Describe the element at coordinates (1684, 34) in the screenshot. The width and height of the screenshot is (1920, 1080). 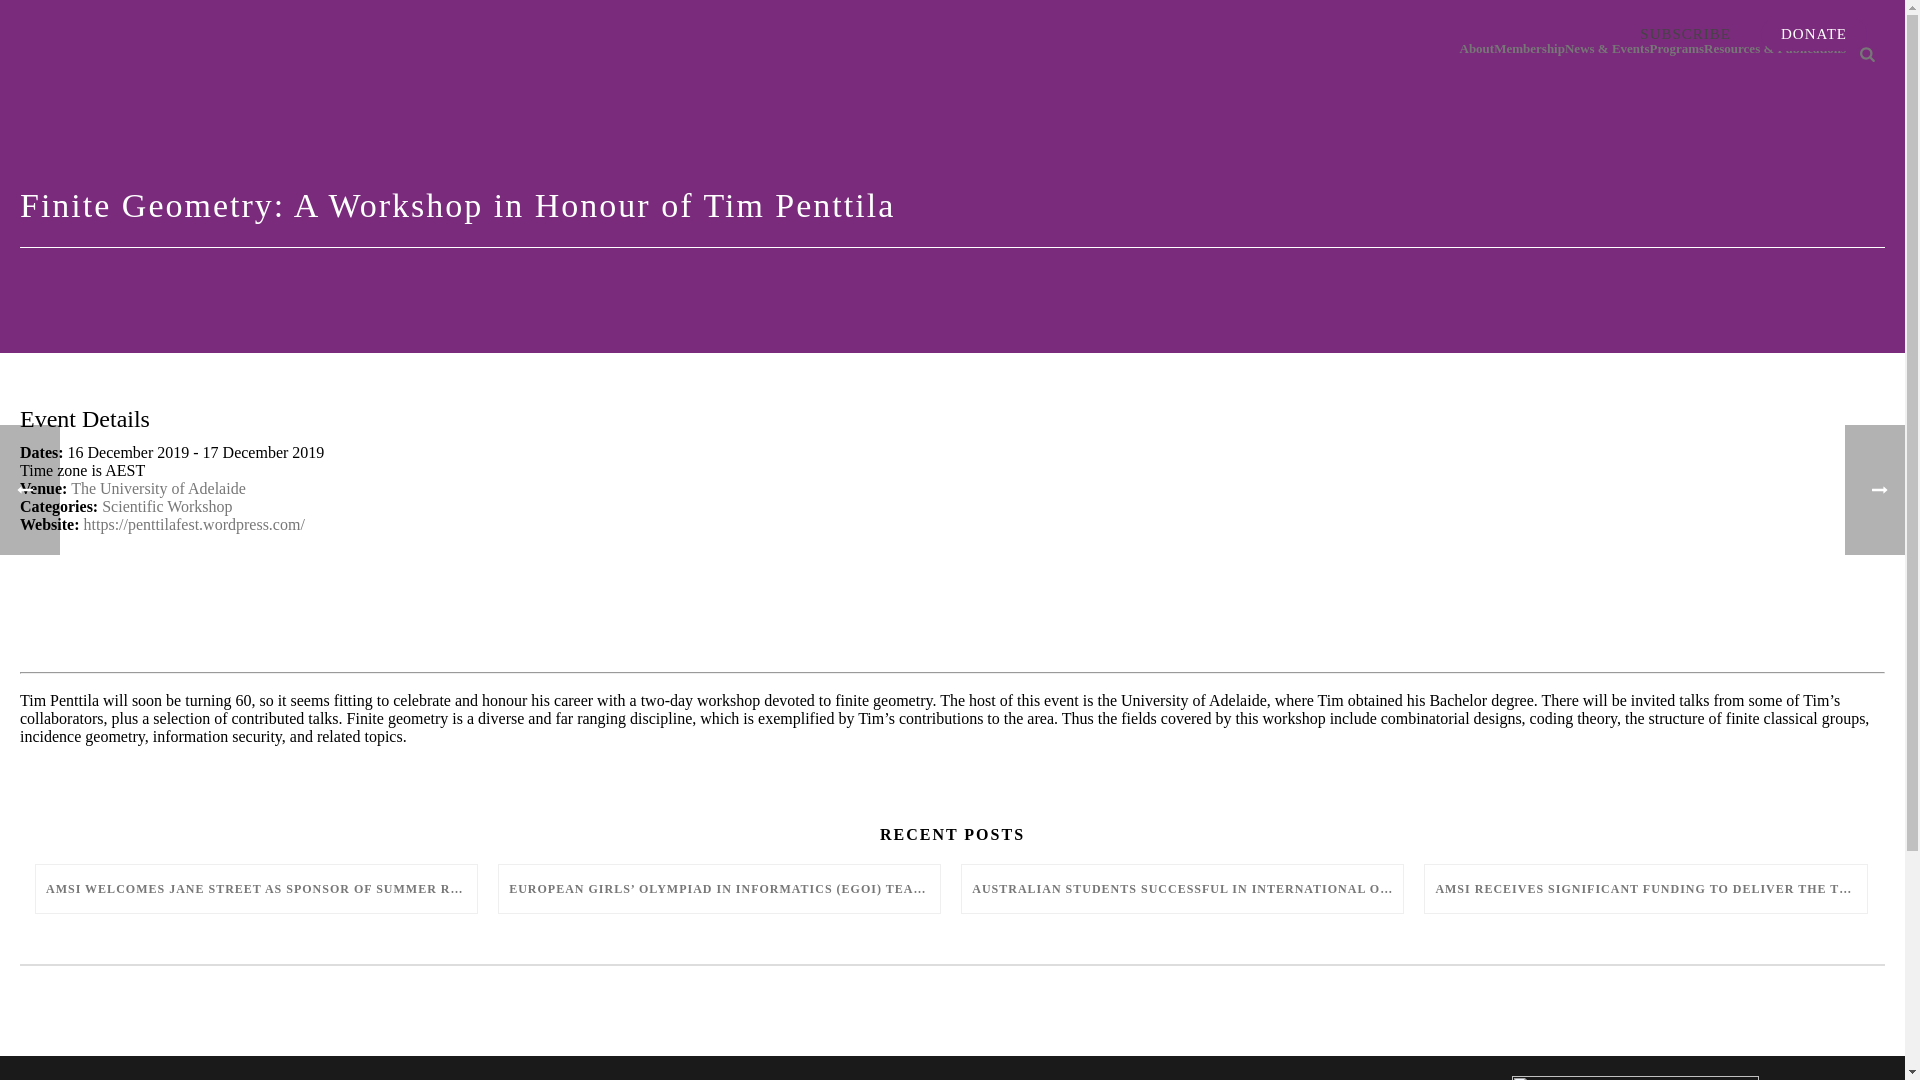
I see `'SUBSCRIBE'` at that location.